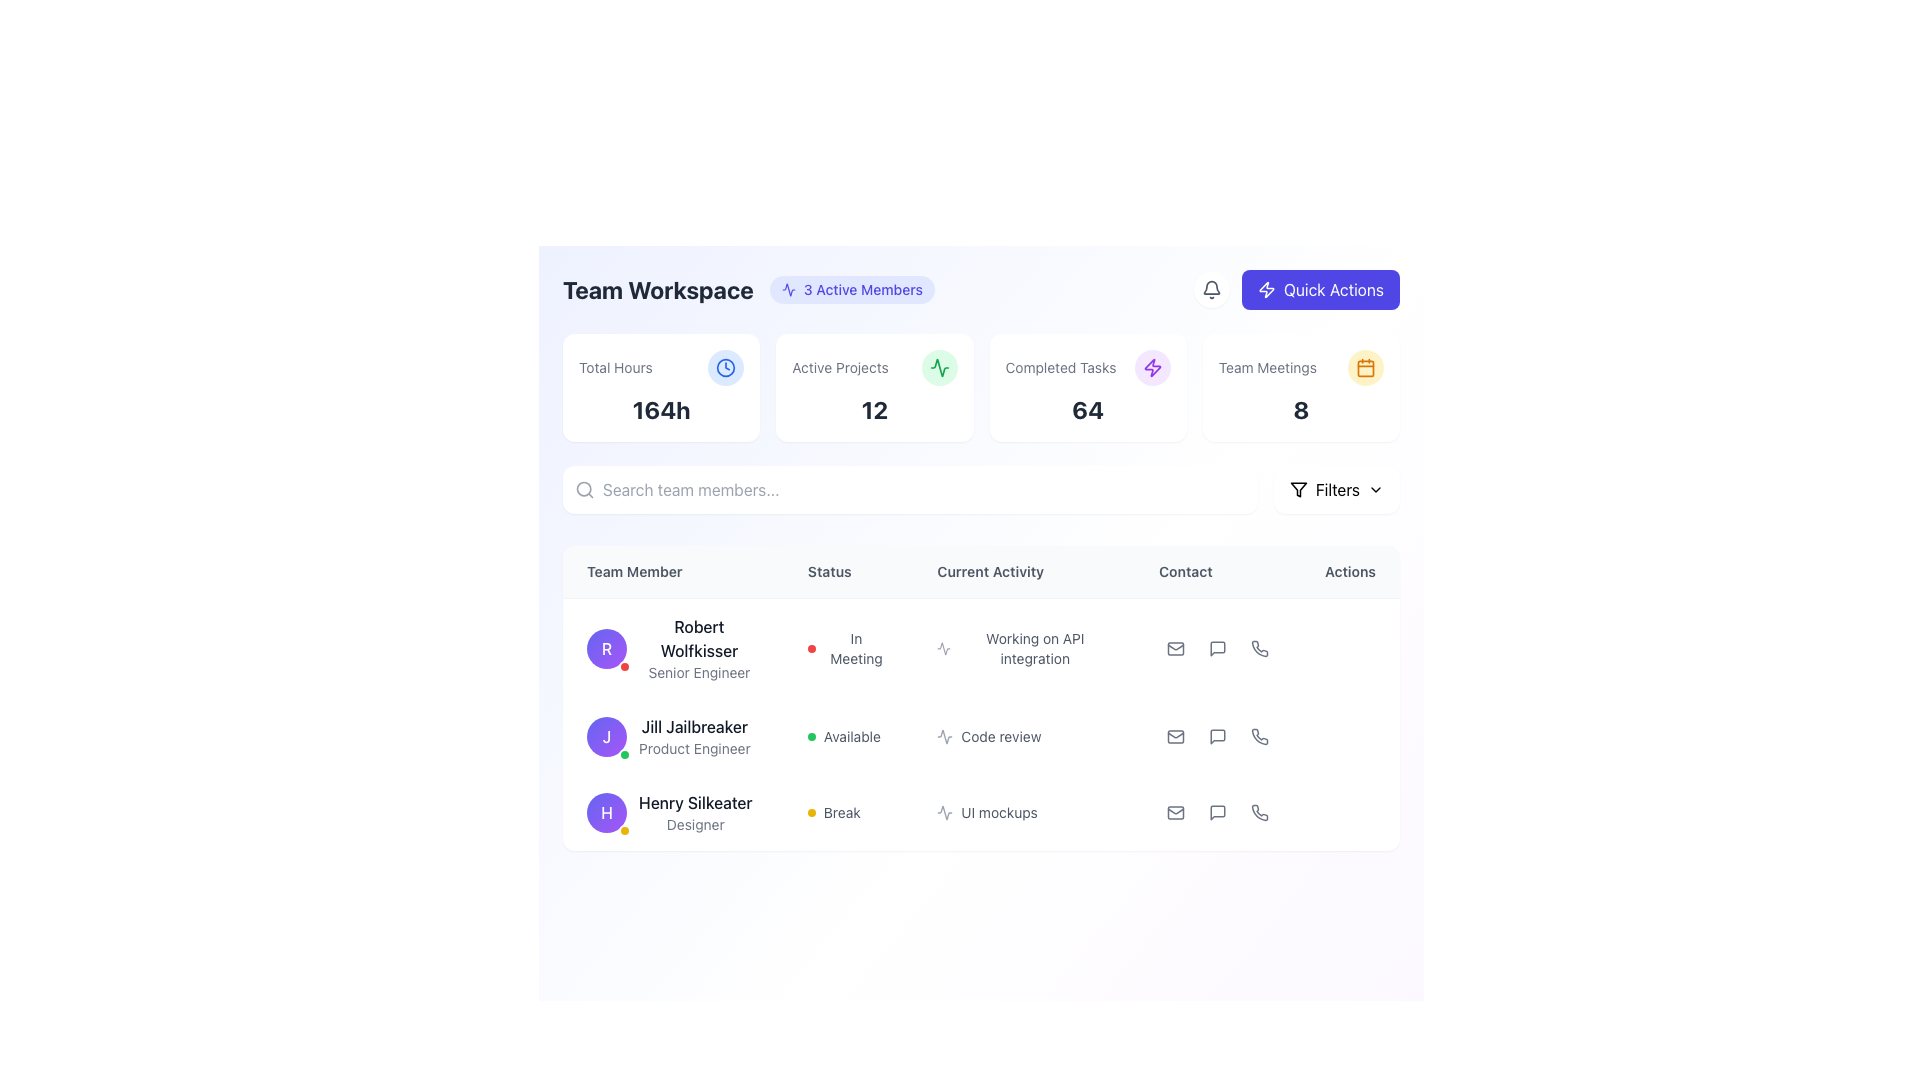 The image size is (1920, 1080). Describe the element at coordinates (1087, 408) in the screenshot. I see `the static text component displaying '64', which is styled in dark gray, bold, and large-sized font, indicating task completion statistics` at that location.